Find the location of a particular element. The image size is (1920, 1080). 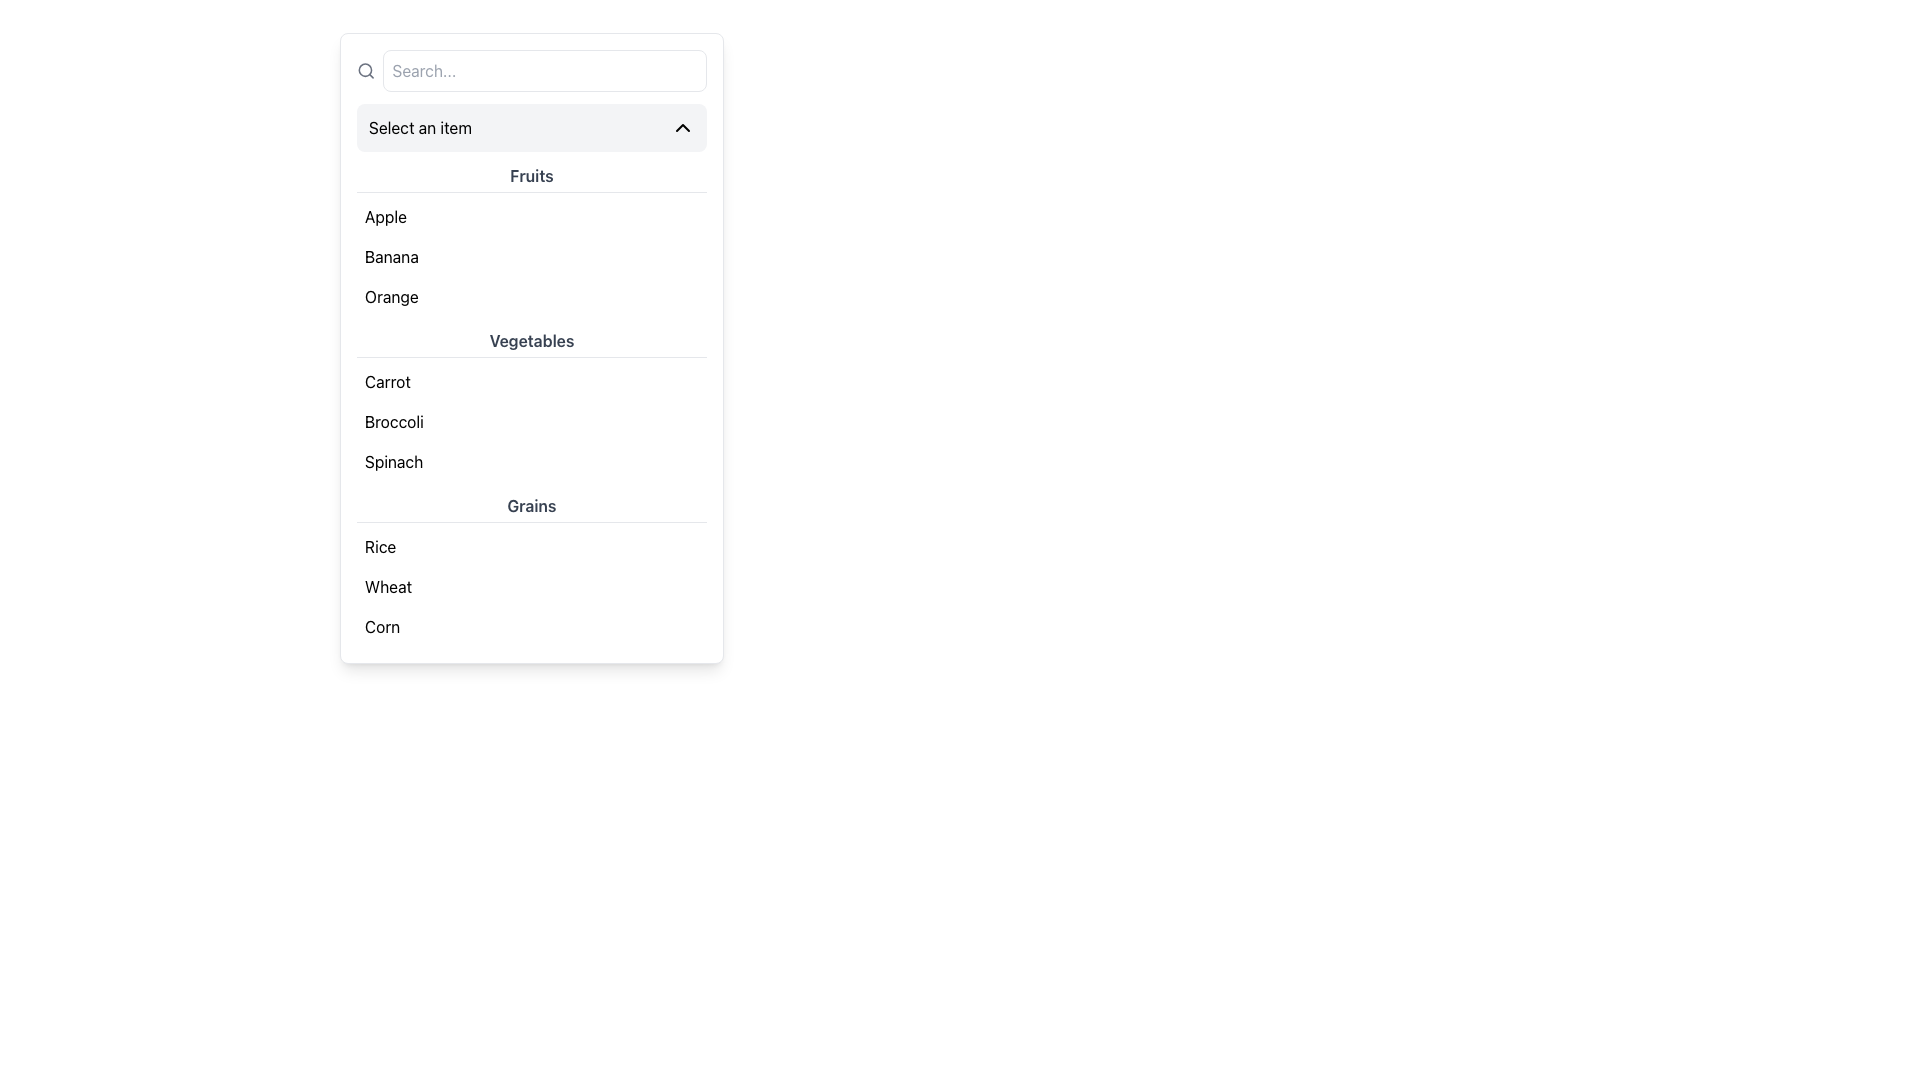

the 'Vegetables' section in the dropdown menu is located at coordinates (532, 405).